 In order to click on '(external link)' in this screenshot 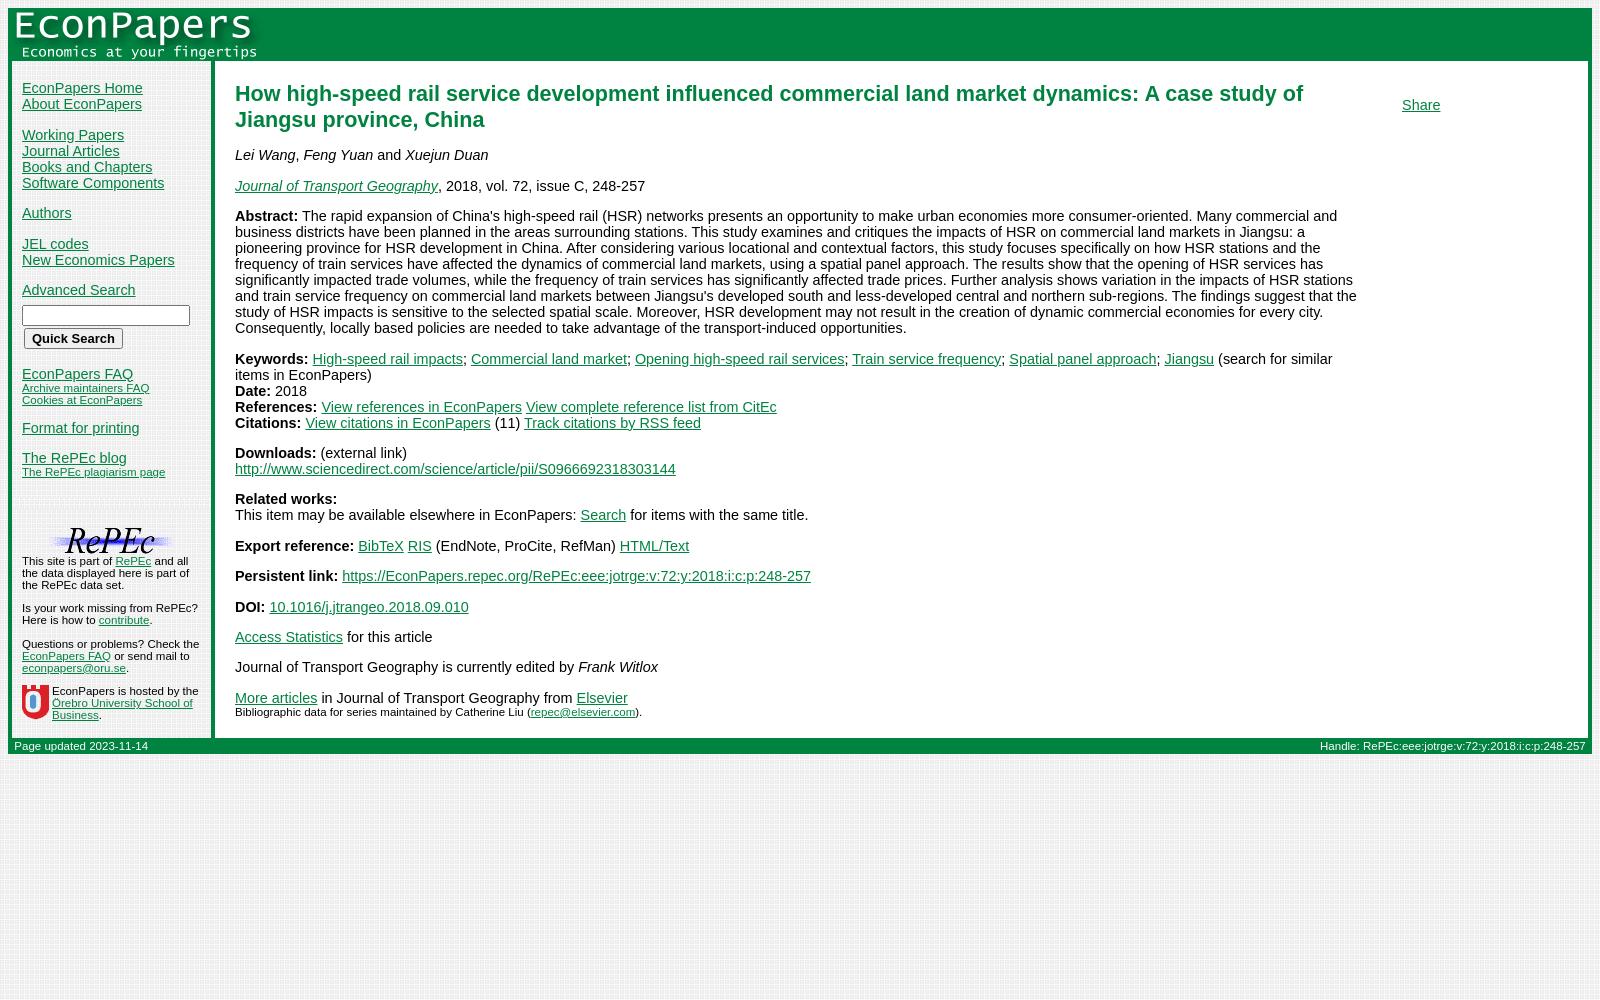, I will do `click(360, 452)`.